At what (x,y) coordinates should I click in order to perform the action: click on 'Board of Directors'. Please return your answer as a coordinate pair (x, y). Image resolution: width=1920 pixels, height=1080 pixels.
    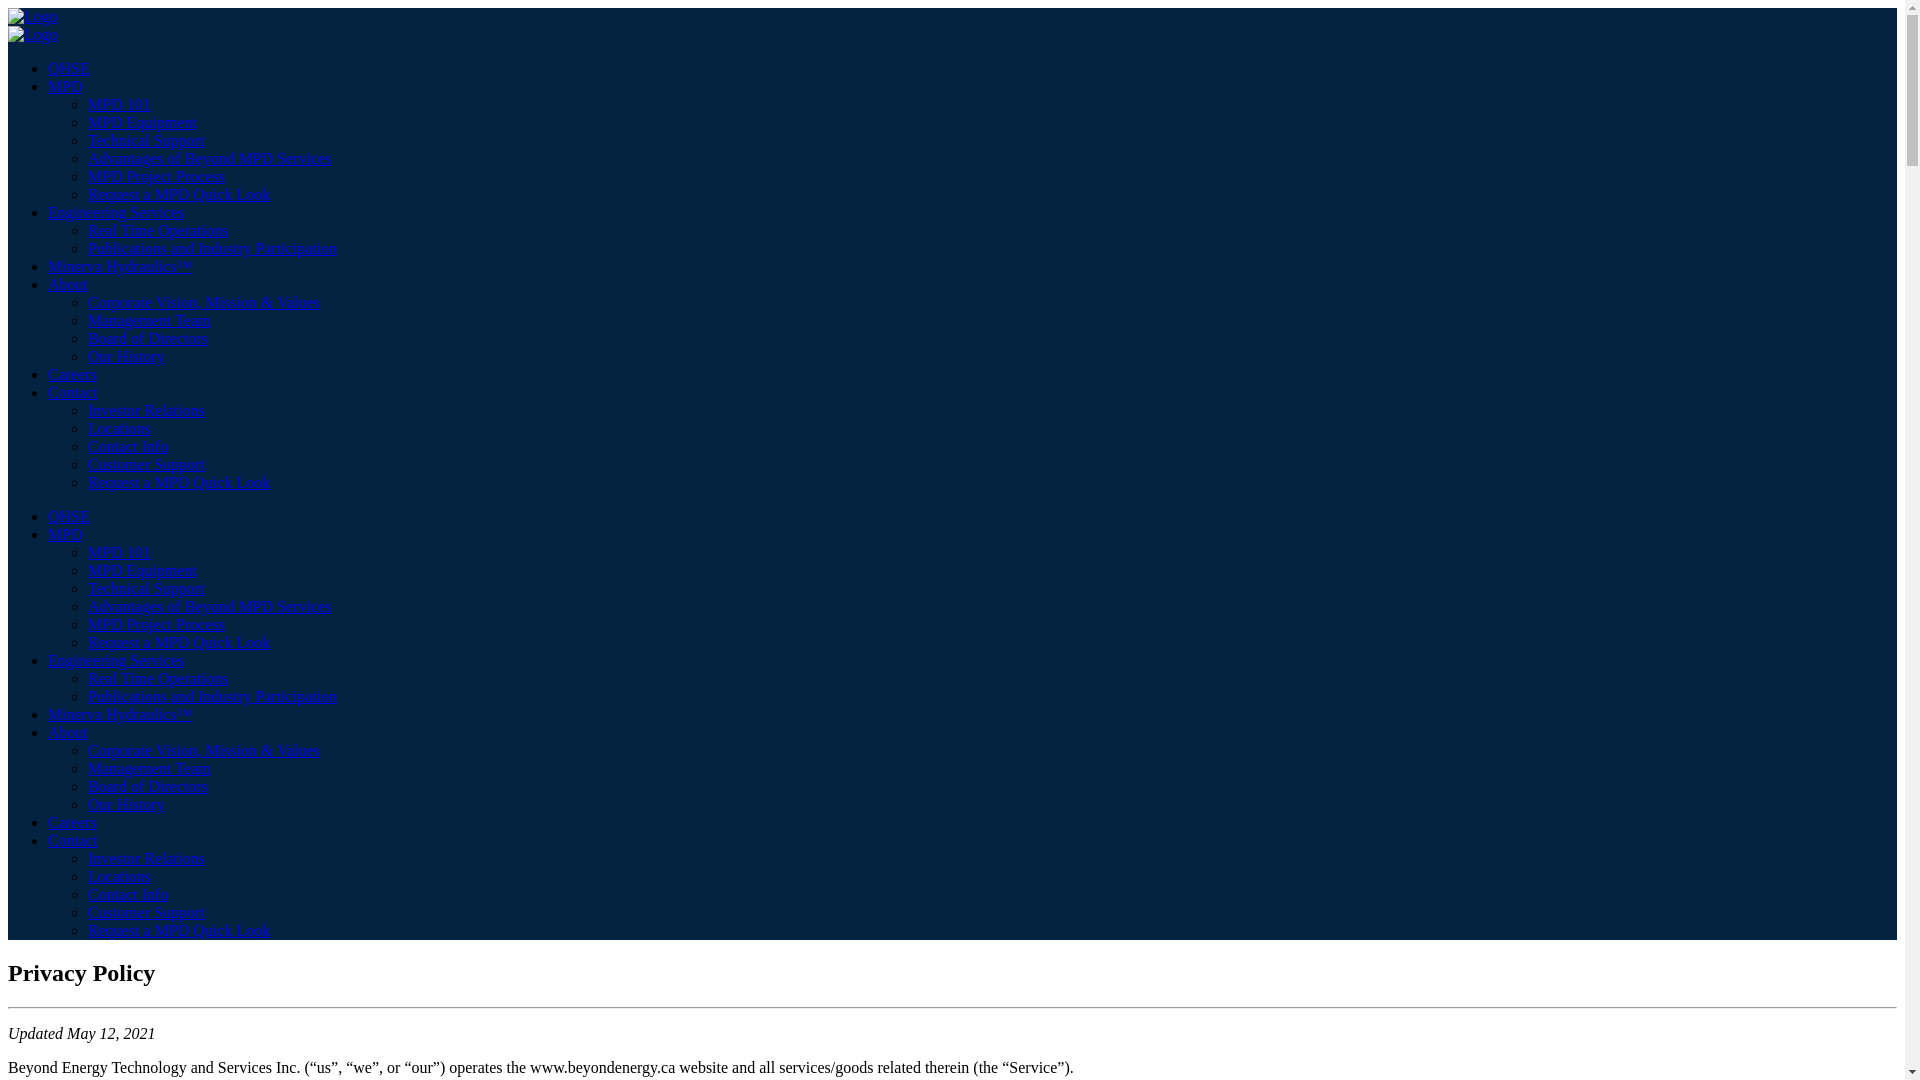
    Looking at the image, I should click on (147, 337).